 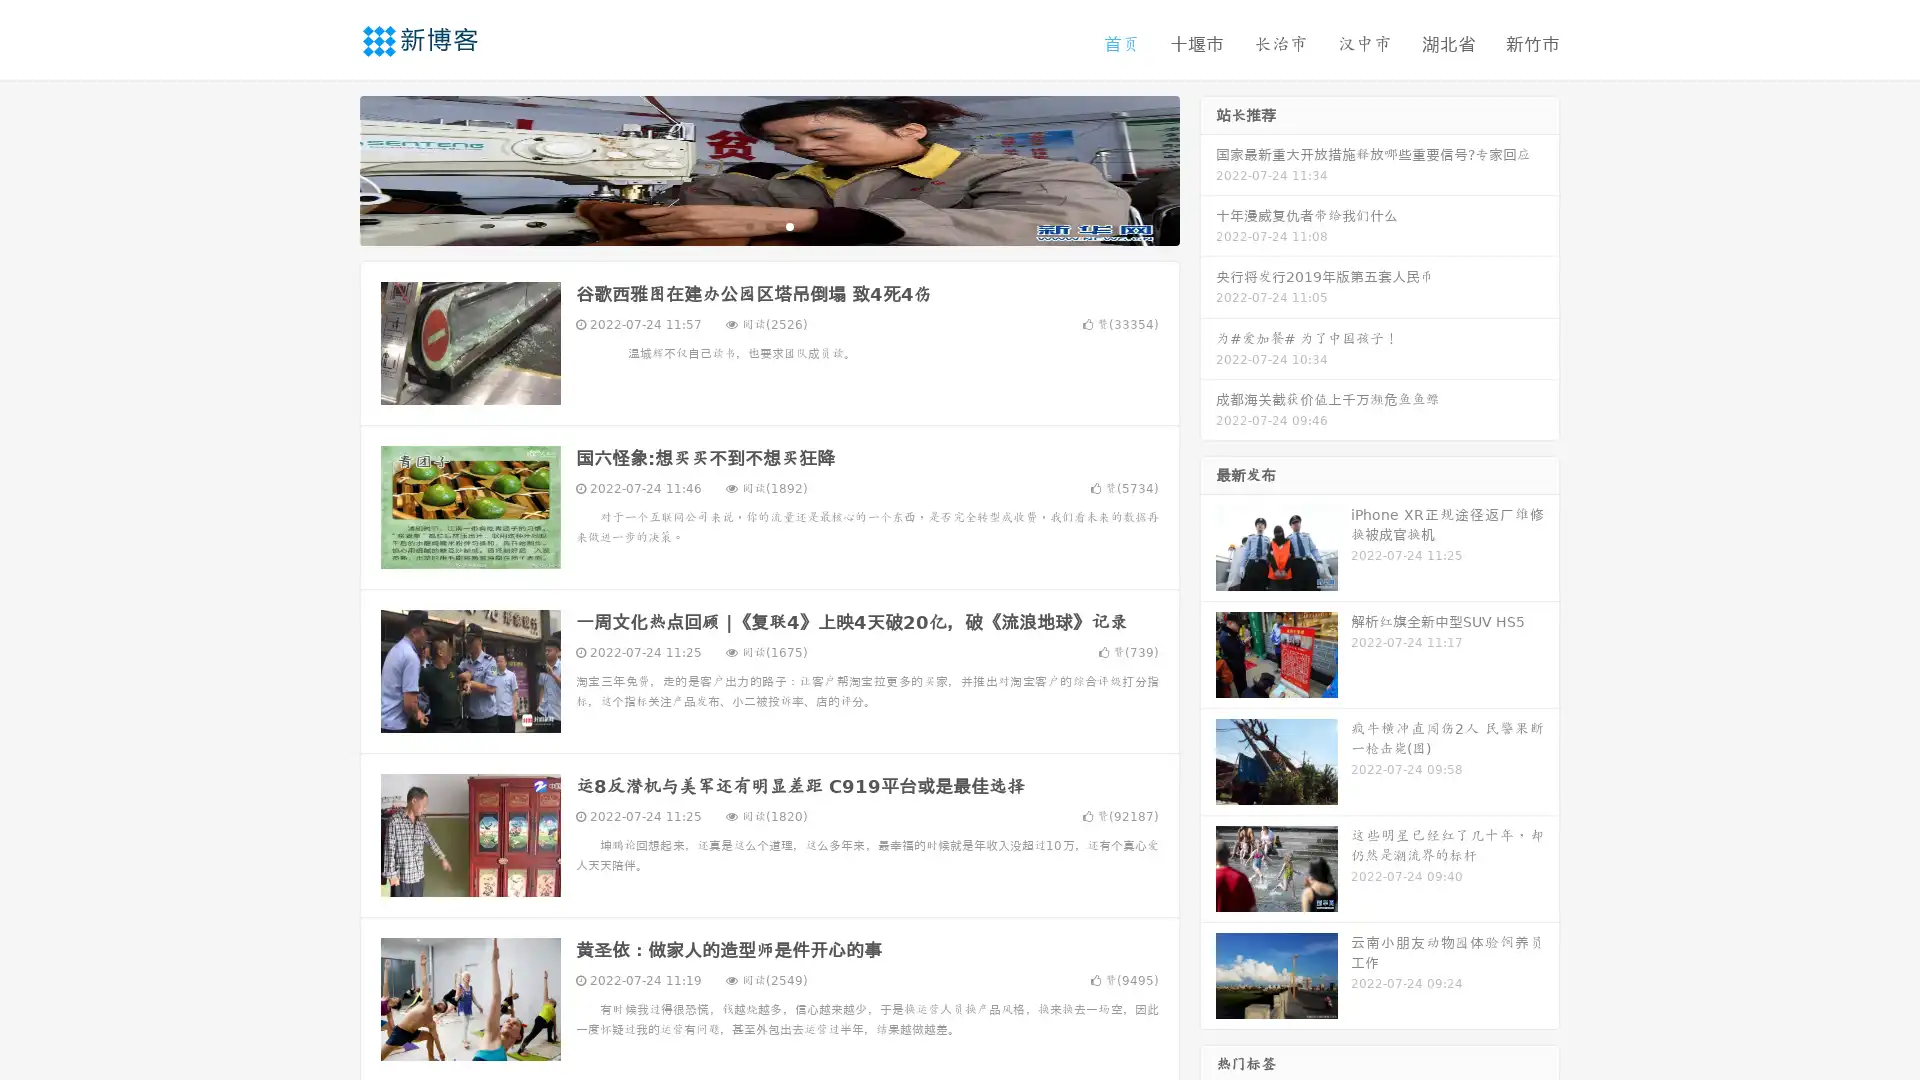 I want to click on Go to slide 2, so click(x=768, y=225).